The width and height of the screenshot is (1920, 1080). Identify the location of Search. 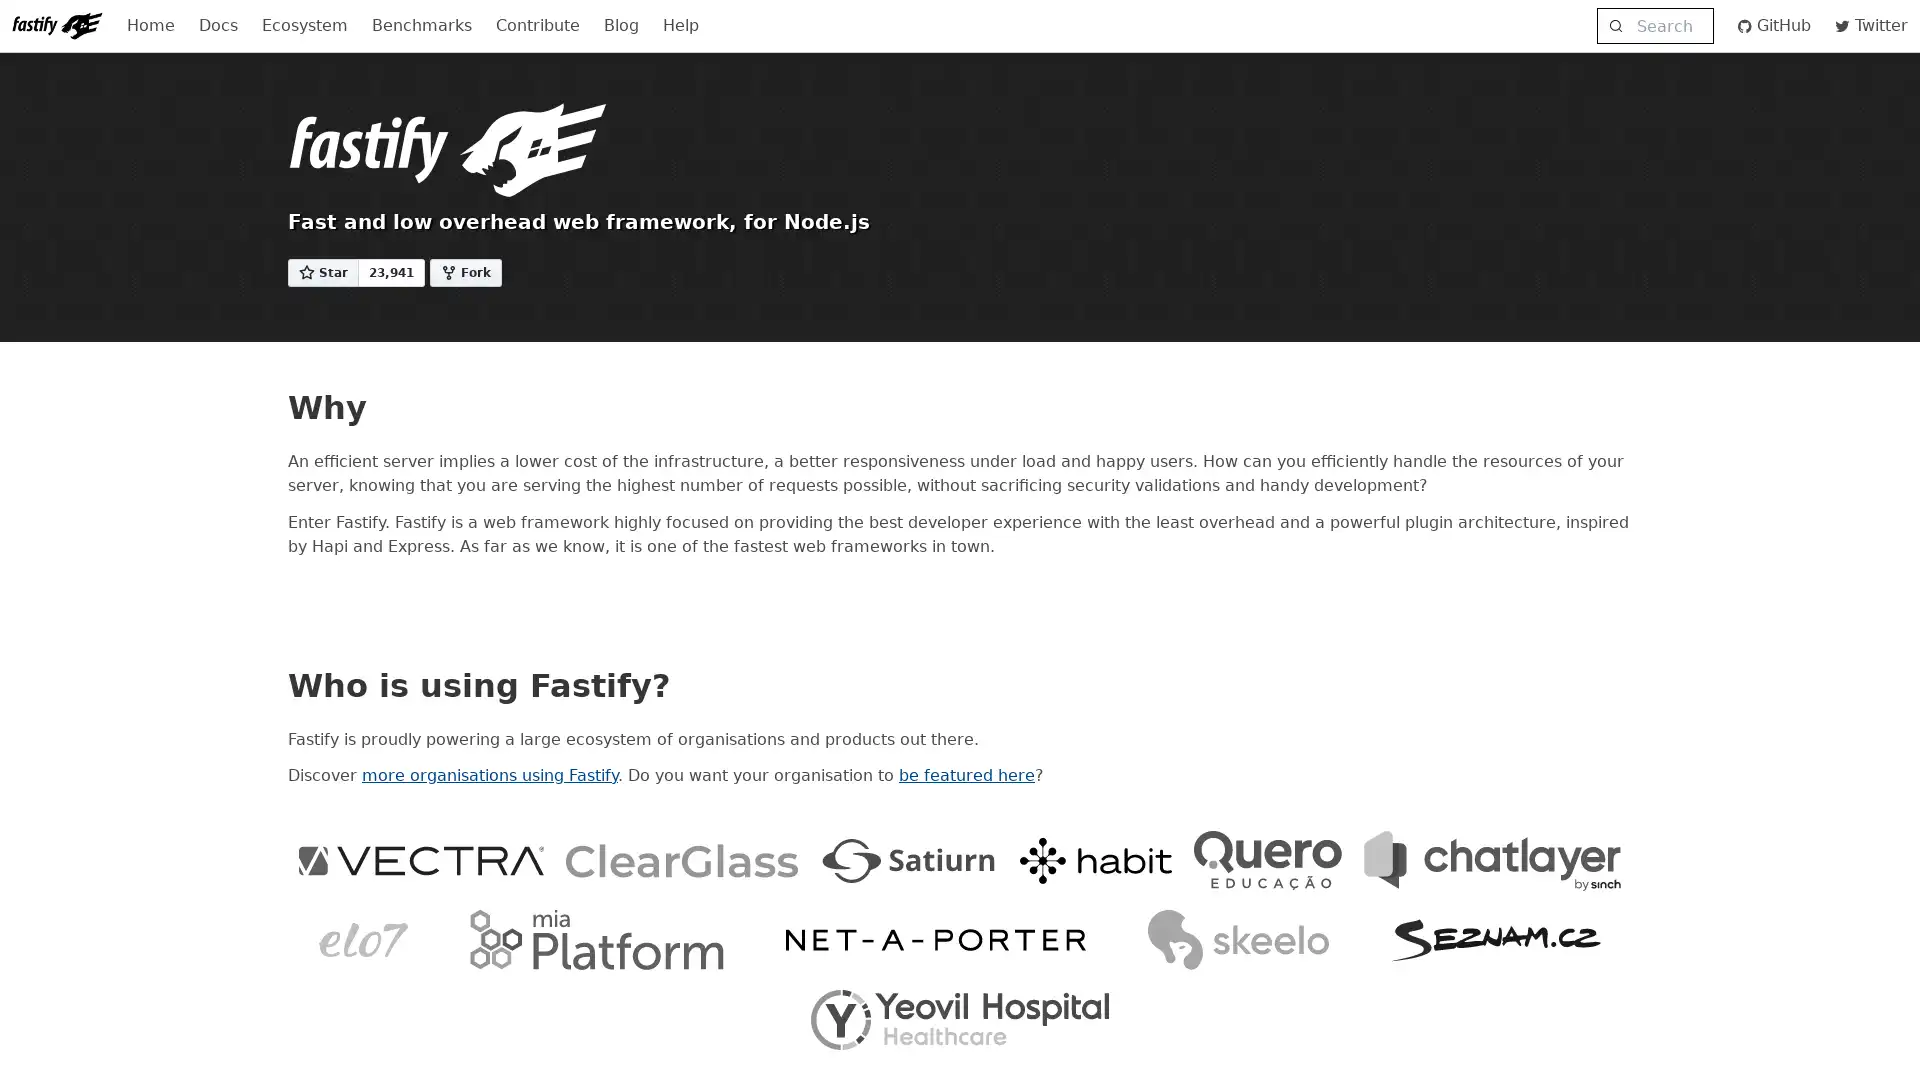
(1654, 26).